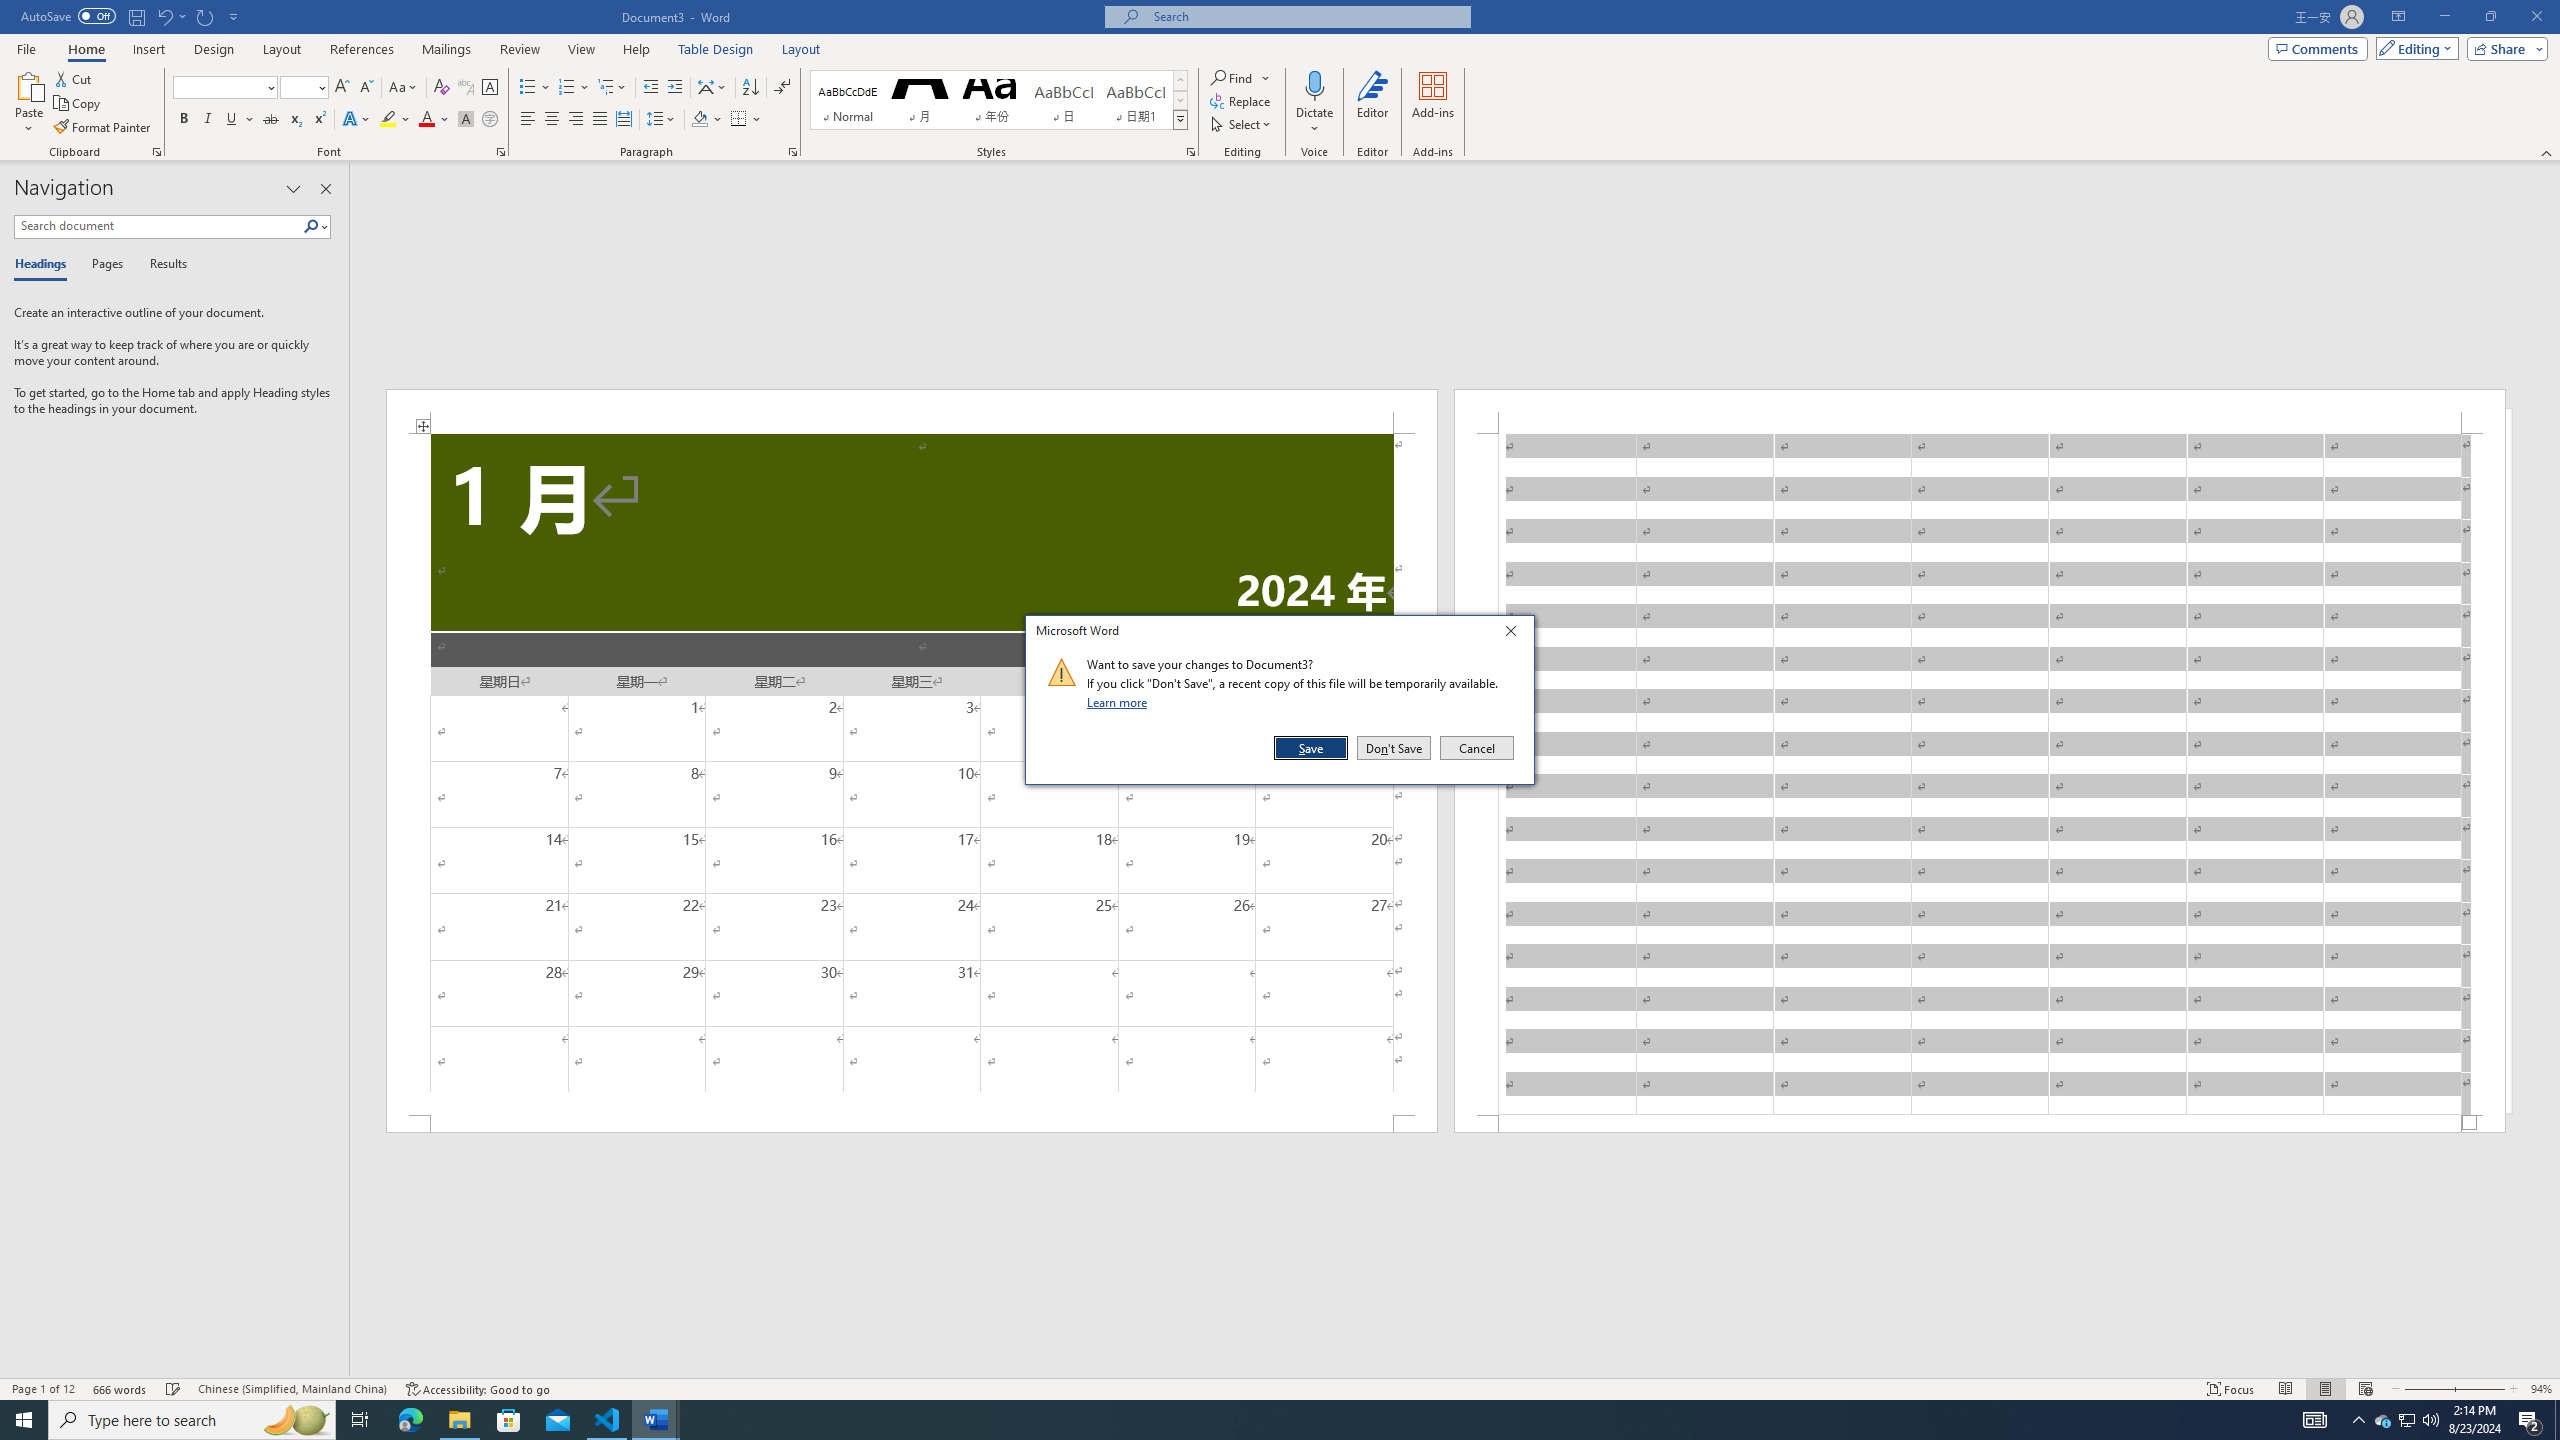  I want to click on 'Show desktop', so click(2556, 1418).